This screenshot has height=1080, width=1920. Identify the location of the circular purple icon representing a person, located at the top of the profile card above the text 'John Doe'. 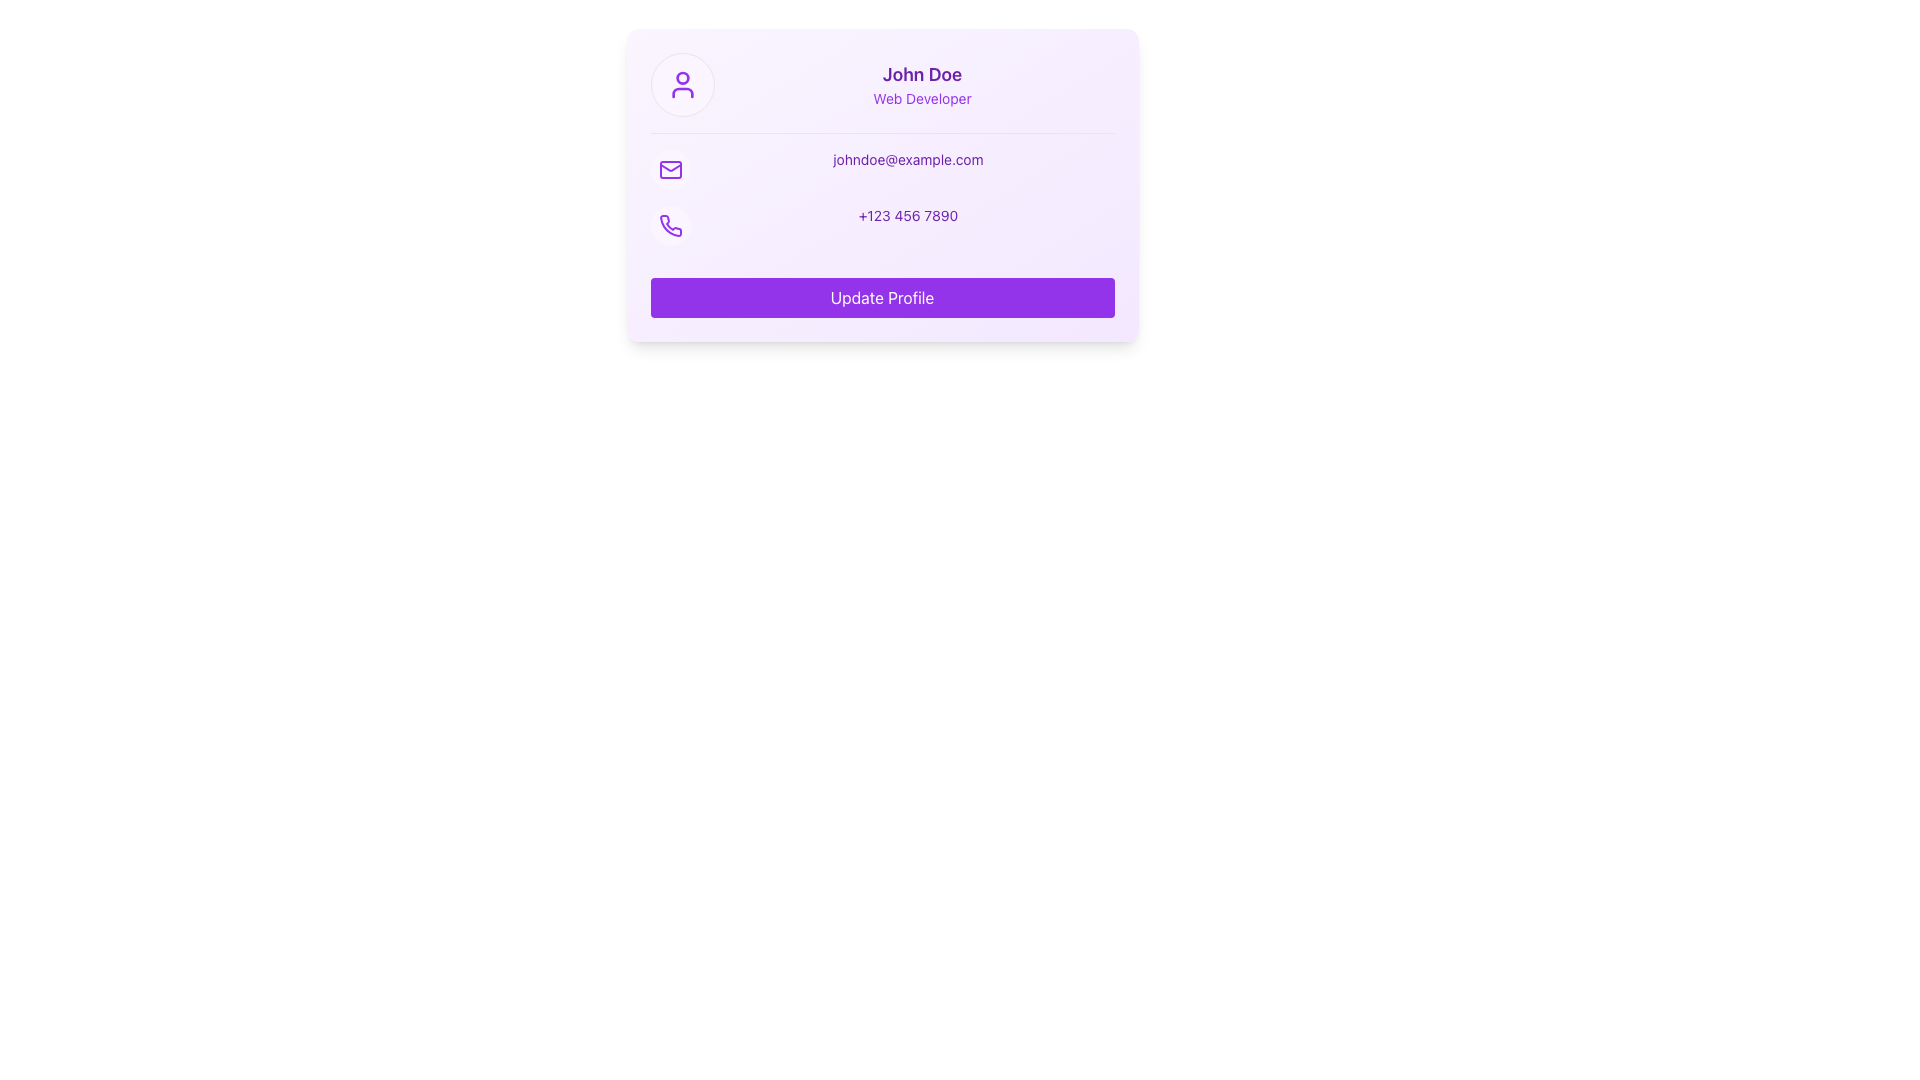
(682, 83).